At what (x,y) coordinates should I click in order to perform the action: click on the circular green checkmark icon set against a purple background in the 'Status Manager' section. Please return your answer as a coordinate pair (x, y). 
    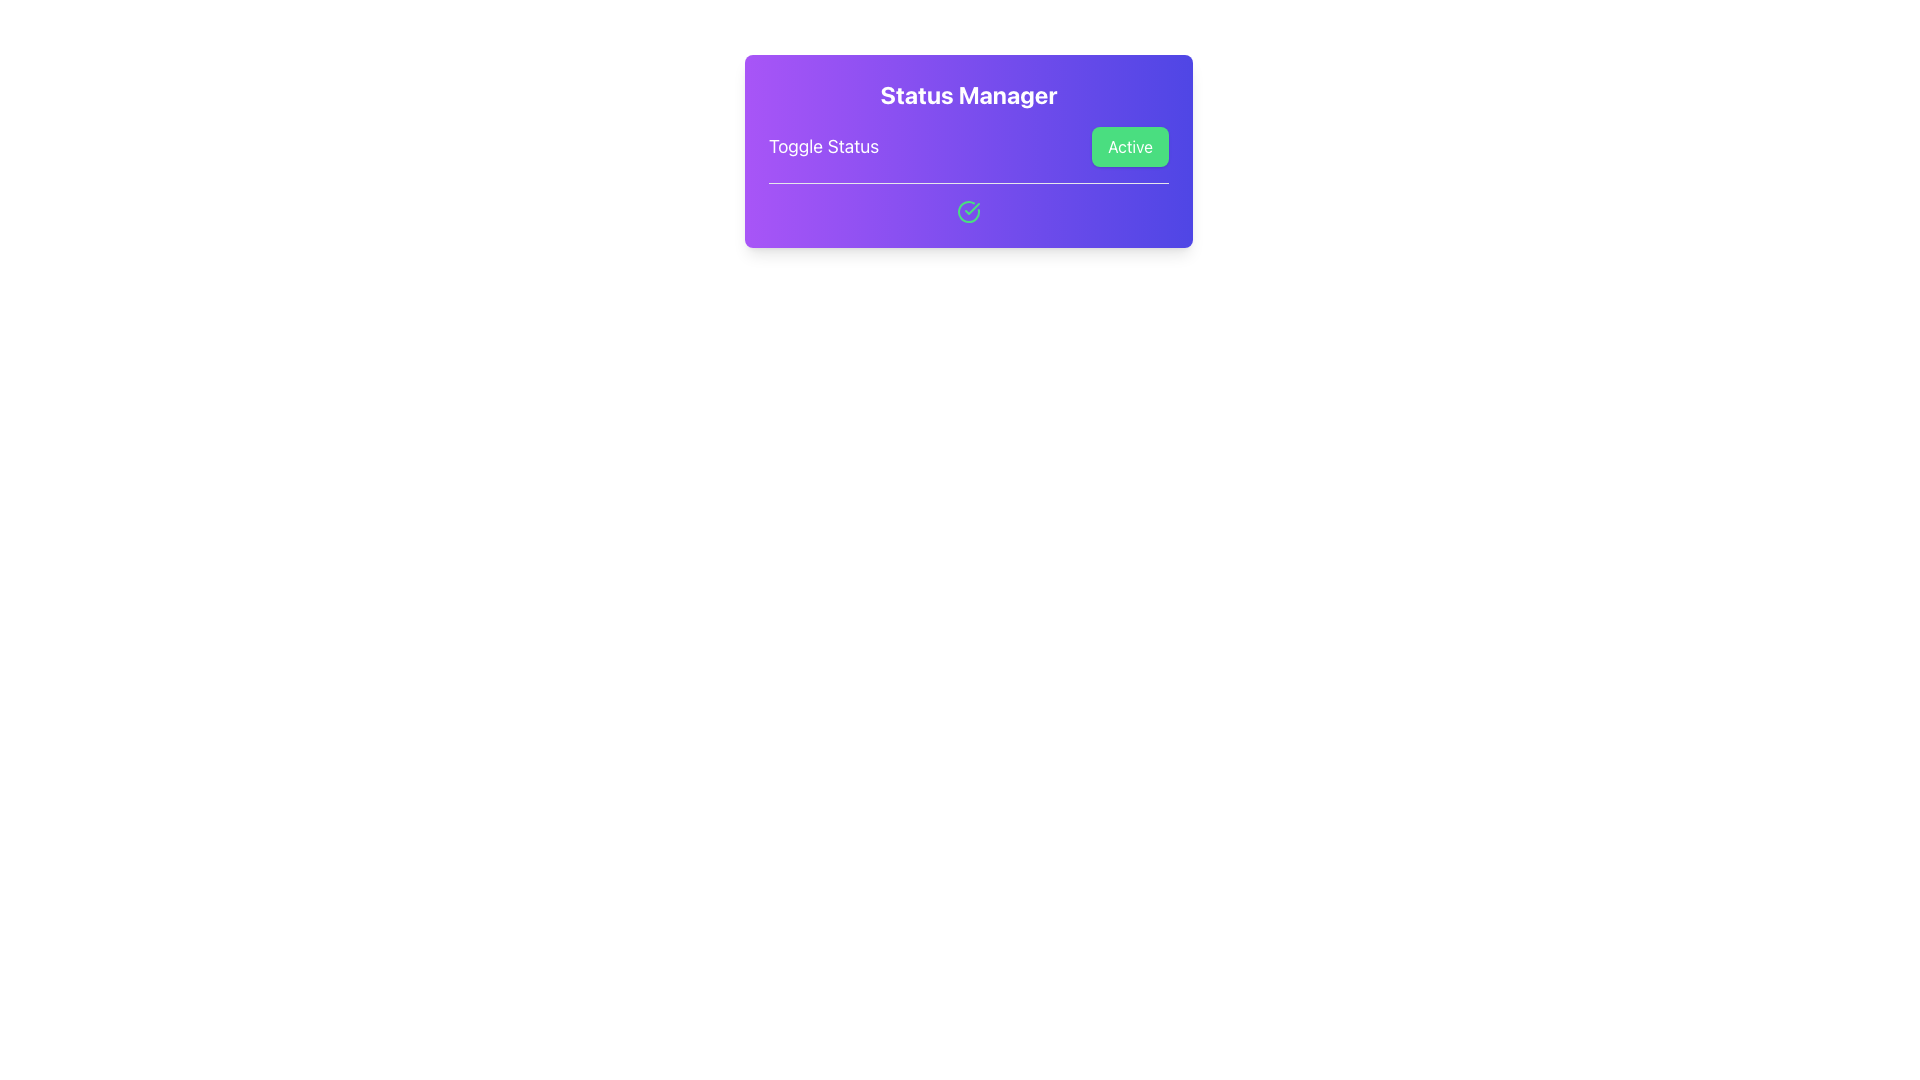
    Looking at the image, I should click on (969, 212).